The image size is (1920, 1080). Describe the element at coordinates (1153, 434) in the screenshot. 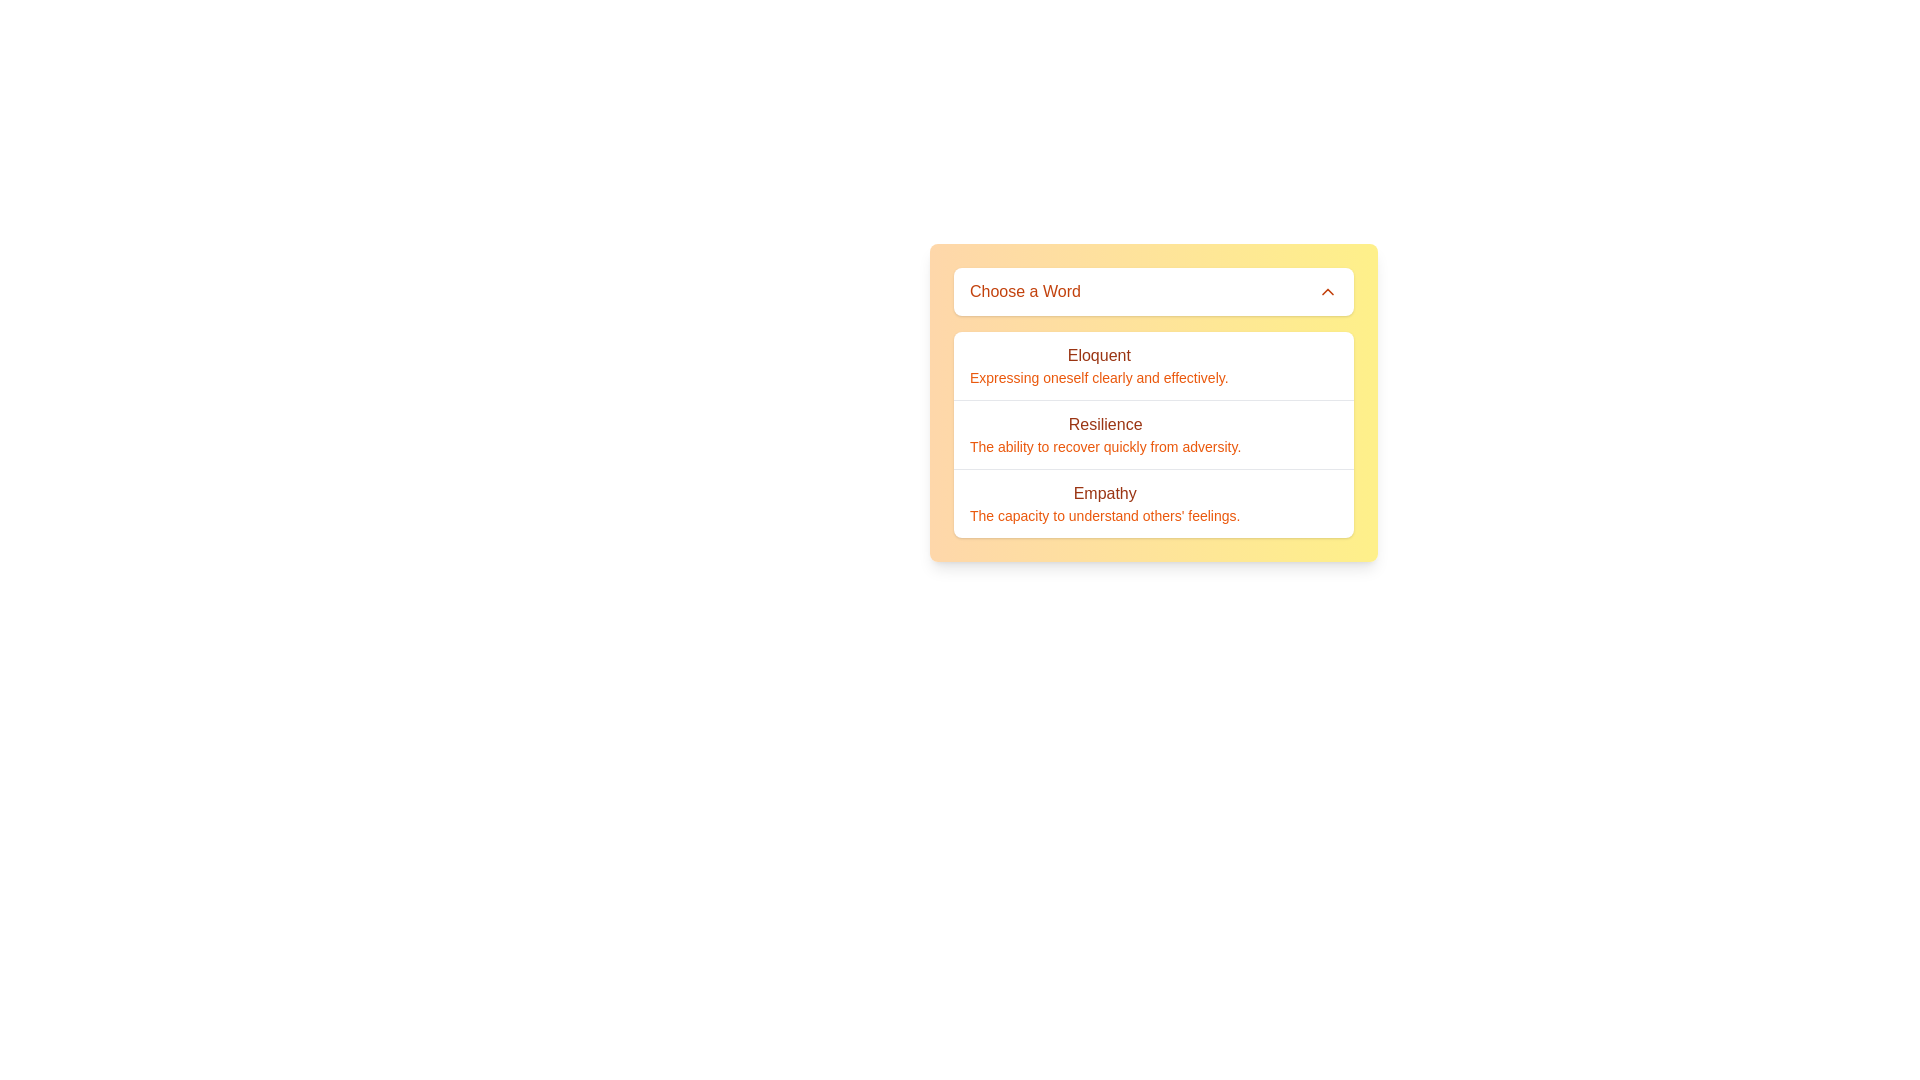

I see `the vertically aligned text item within the card-like informational component that is located under the 'Choose a Word' heading to make a selection or` at that location.